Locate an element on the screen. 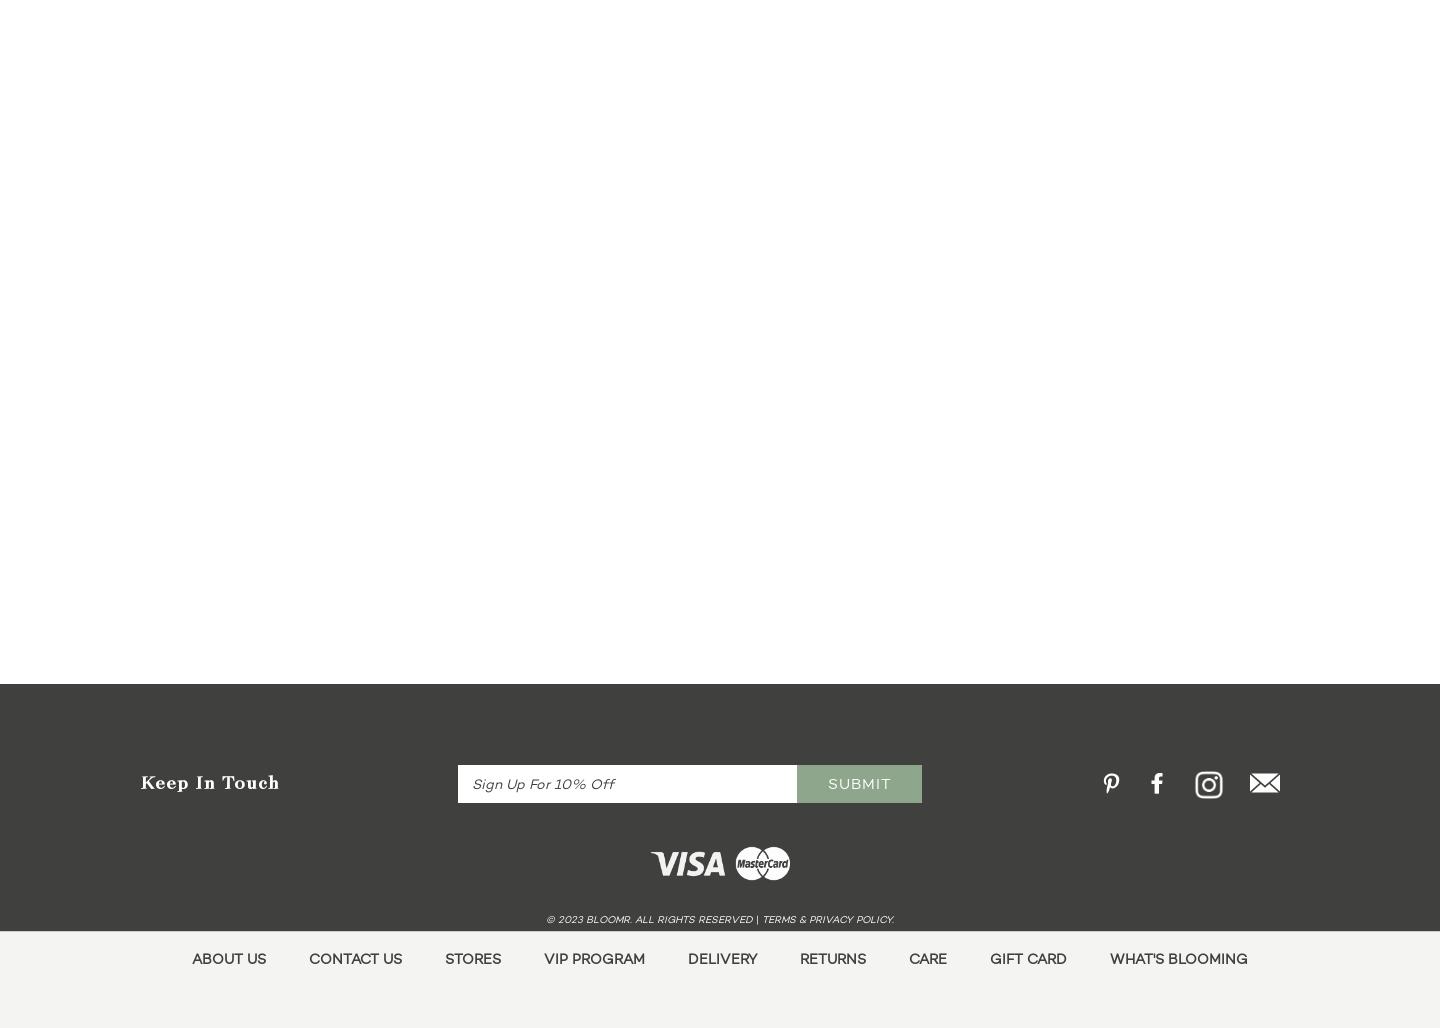 The height and width of the screenshot is (1028, 1440). 'terms' is located at coordinates (779, 918).